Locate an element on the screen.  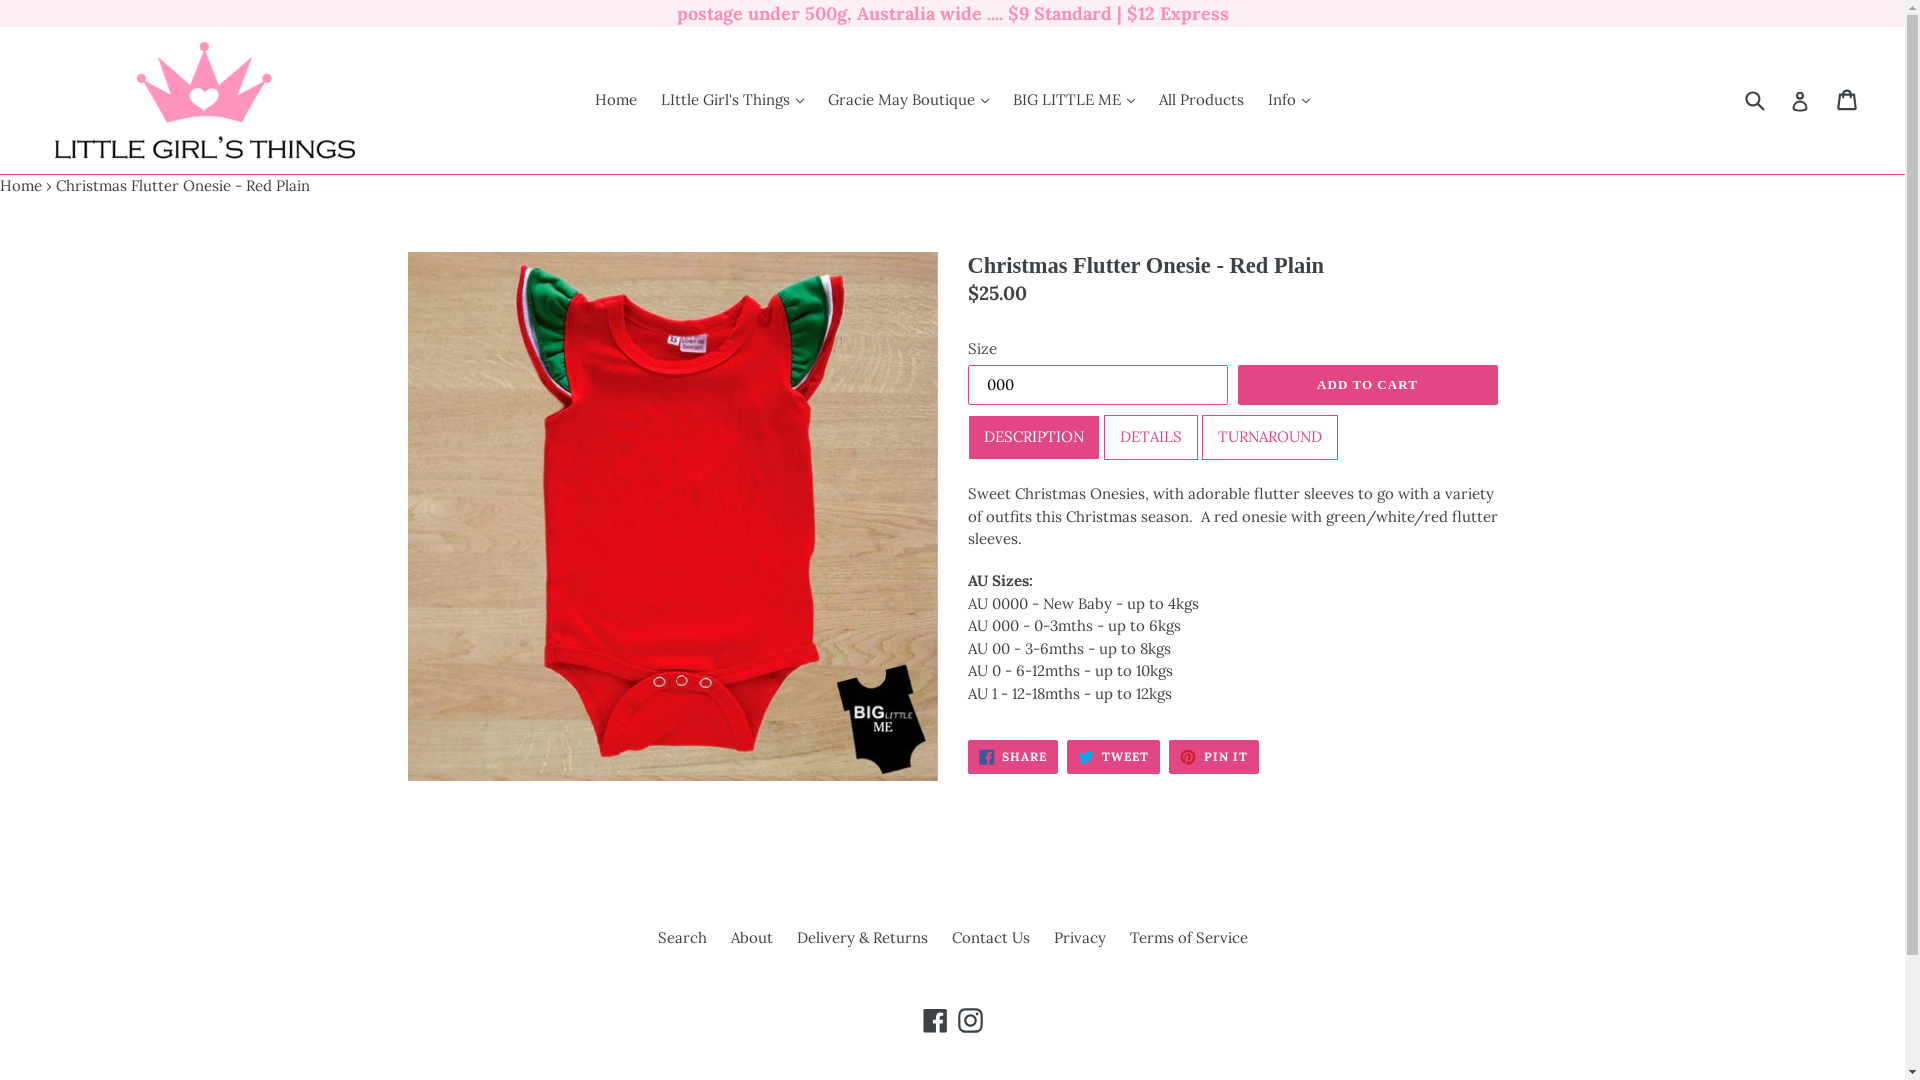
'PIN IT is located at coordinates (1169, 756).